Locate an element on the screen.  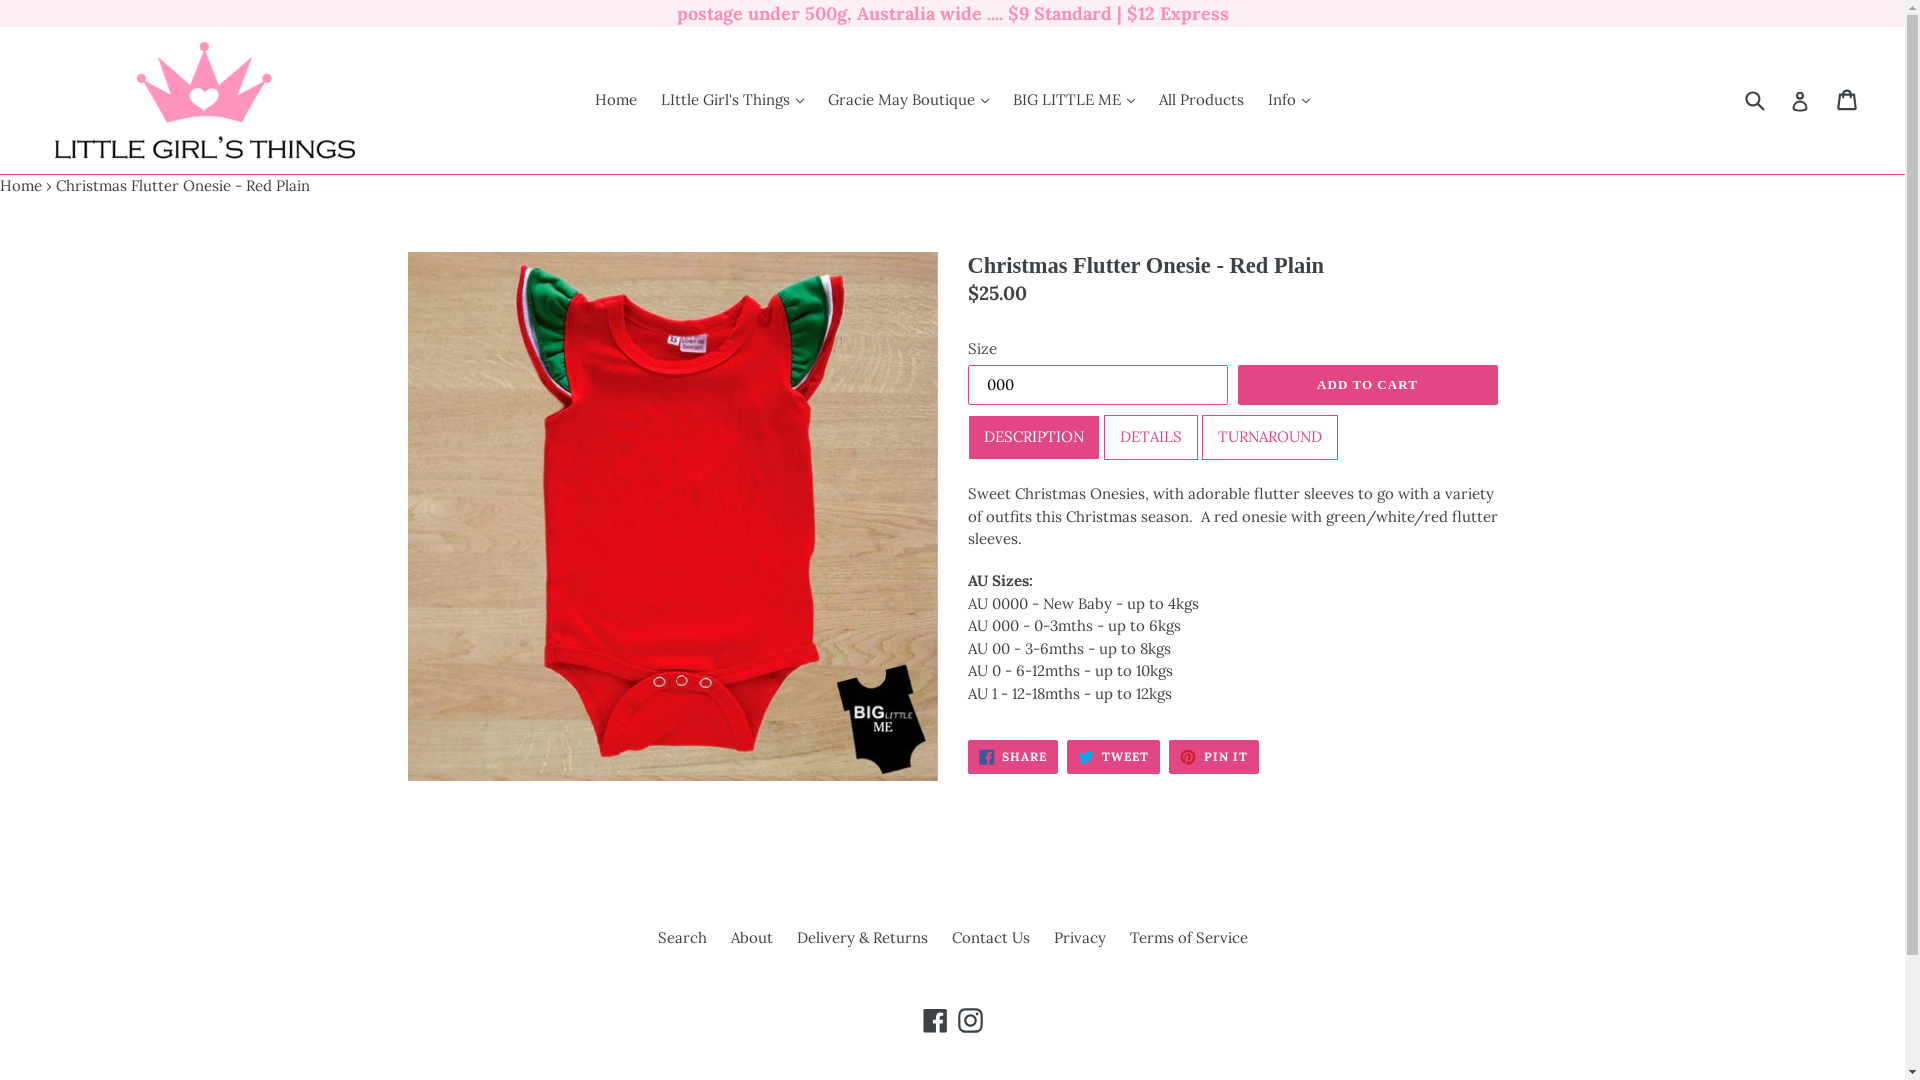
'PIN IT is located at coordinates (1169, 756).